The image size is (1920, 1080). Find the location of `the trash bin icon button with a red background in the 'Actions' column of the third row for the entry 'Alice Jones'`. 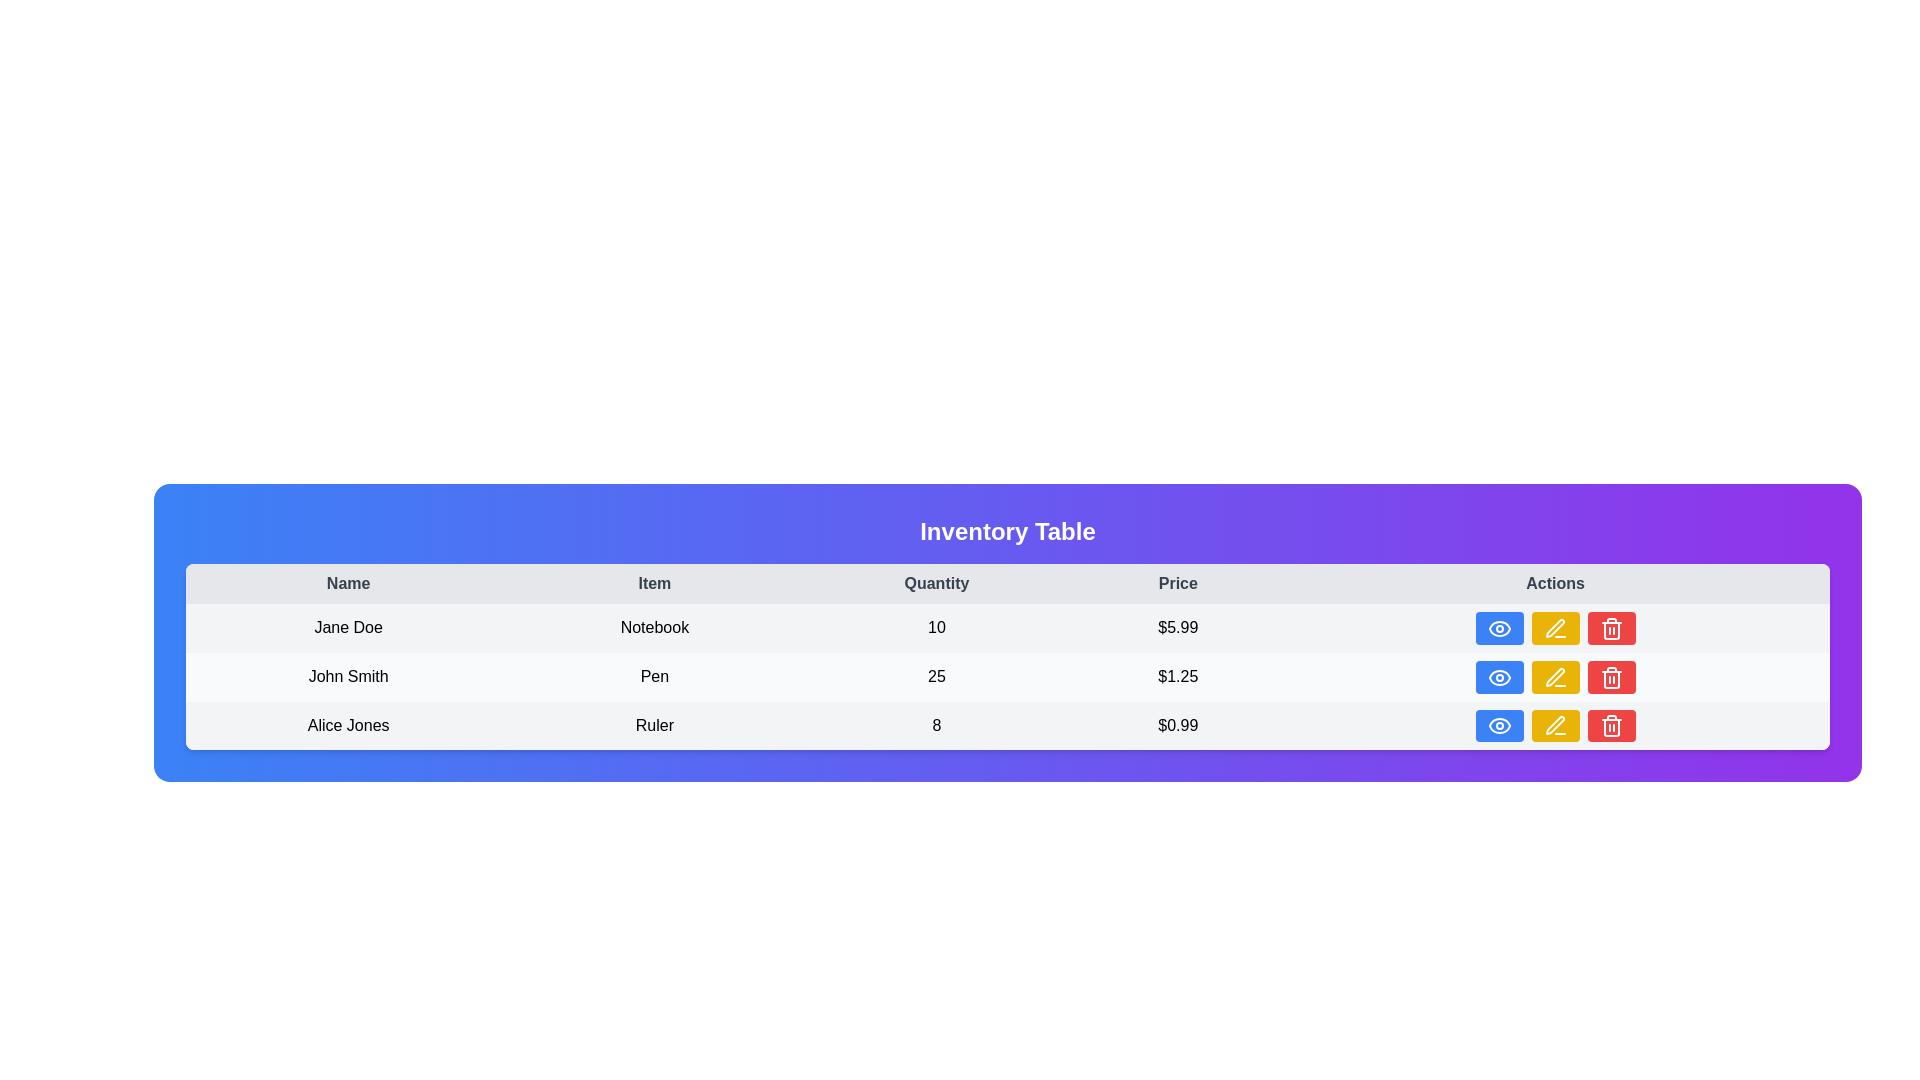

the trash bin icon button with a red background in the 'Actions' column of the third row for the entry 'Alice Jones' is located at coordinates (1611, 726).